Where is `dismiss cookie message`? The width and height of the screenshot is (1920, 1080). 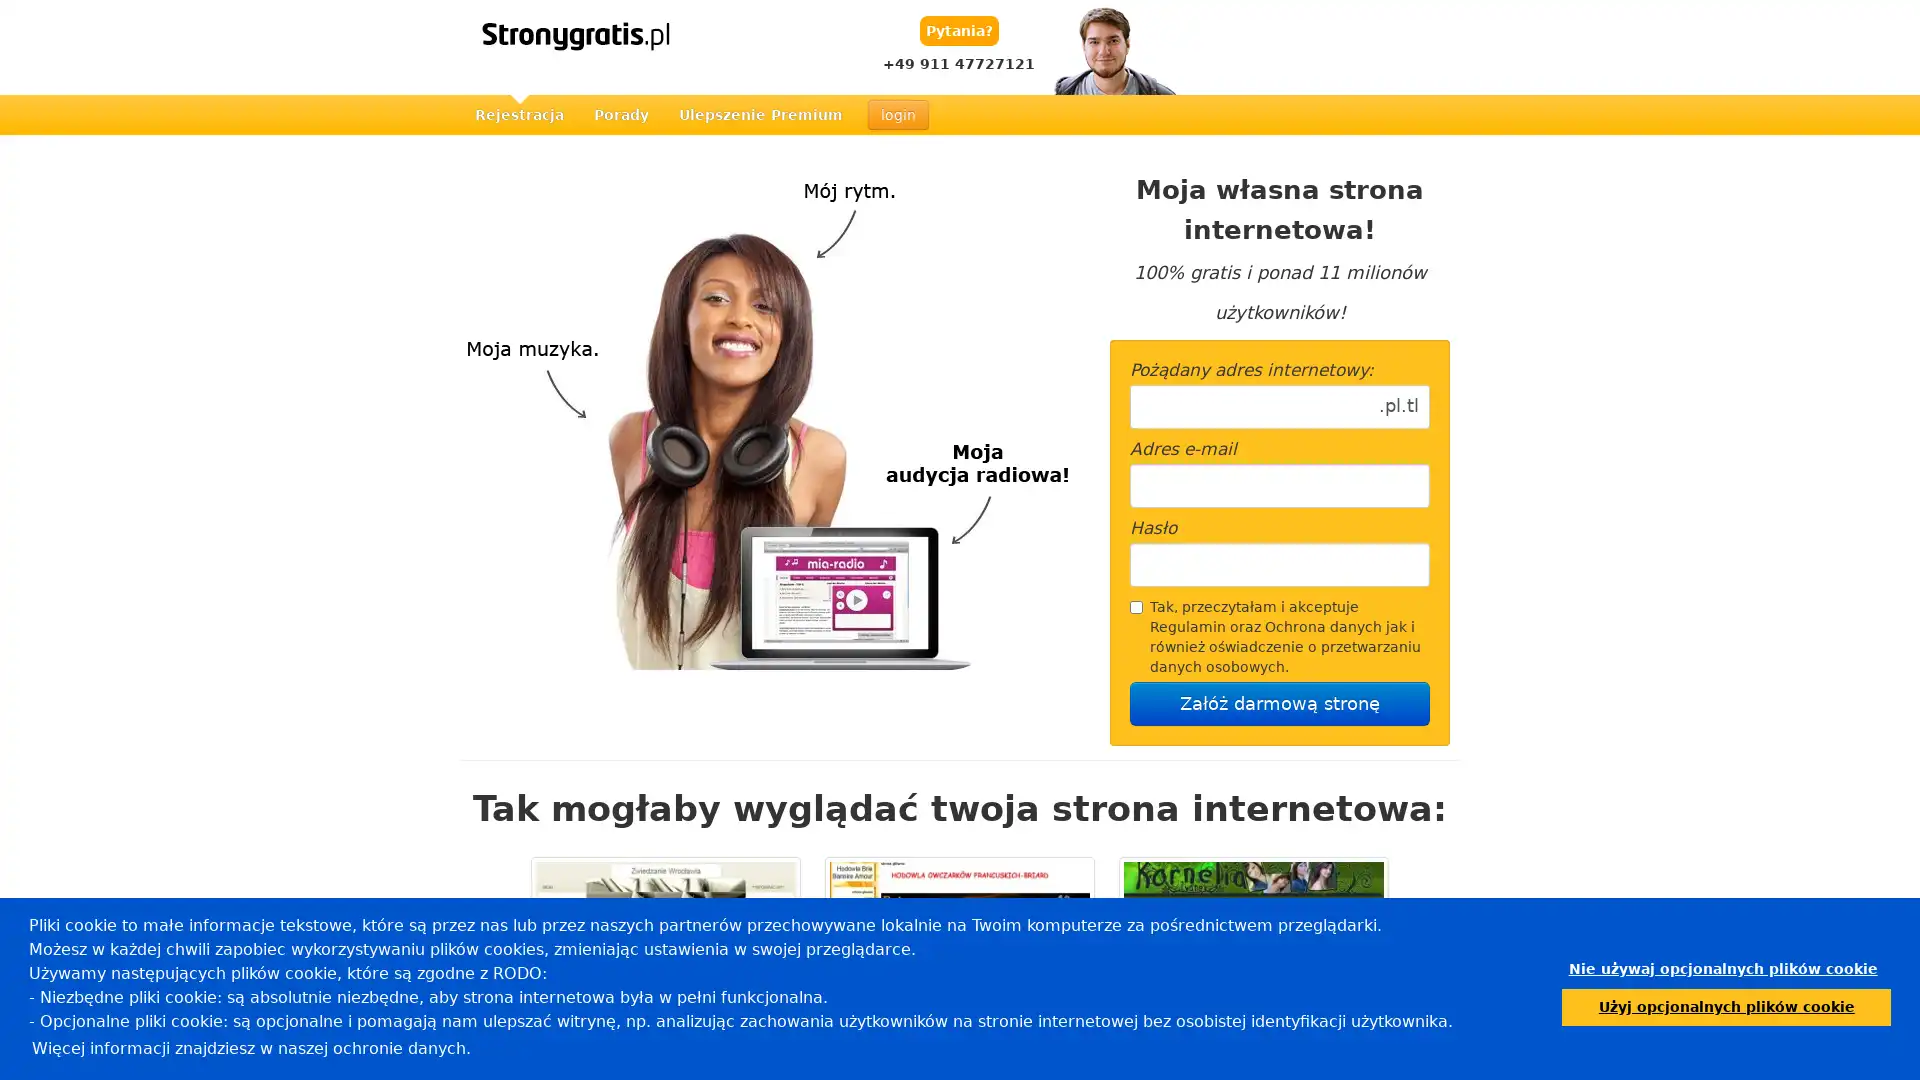
dismiss cookie message is located at coordinates (1722, 968).